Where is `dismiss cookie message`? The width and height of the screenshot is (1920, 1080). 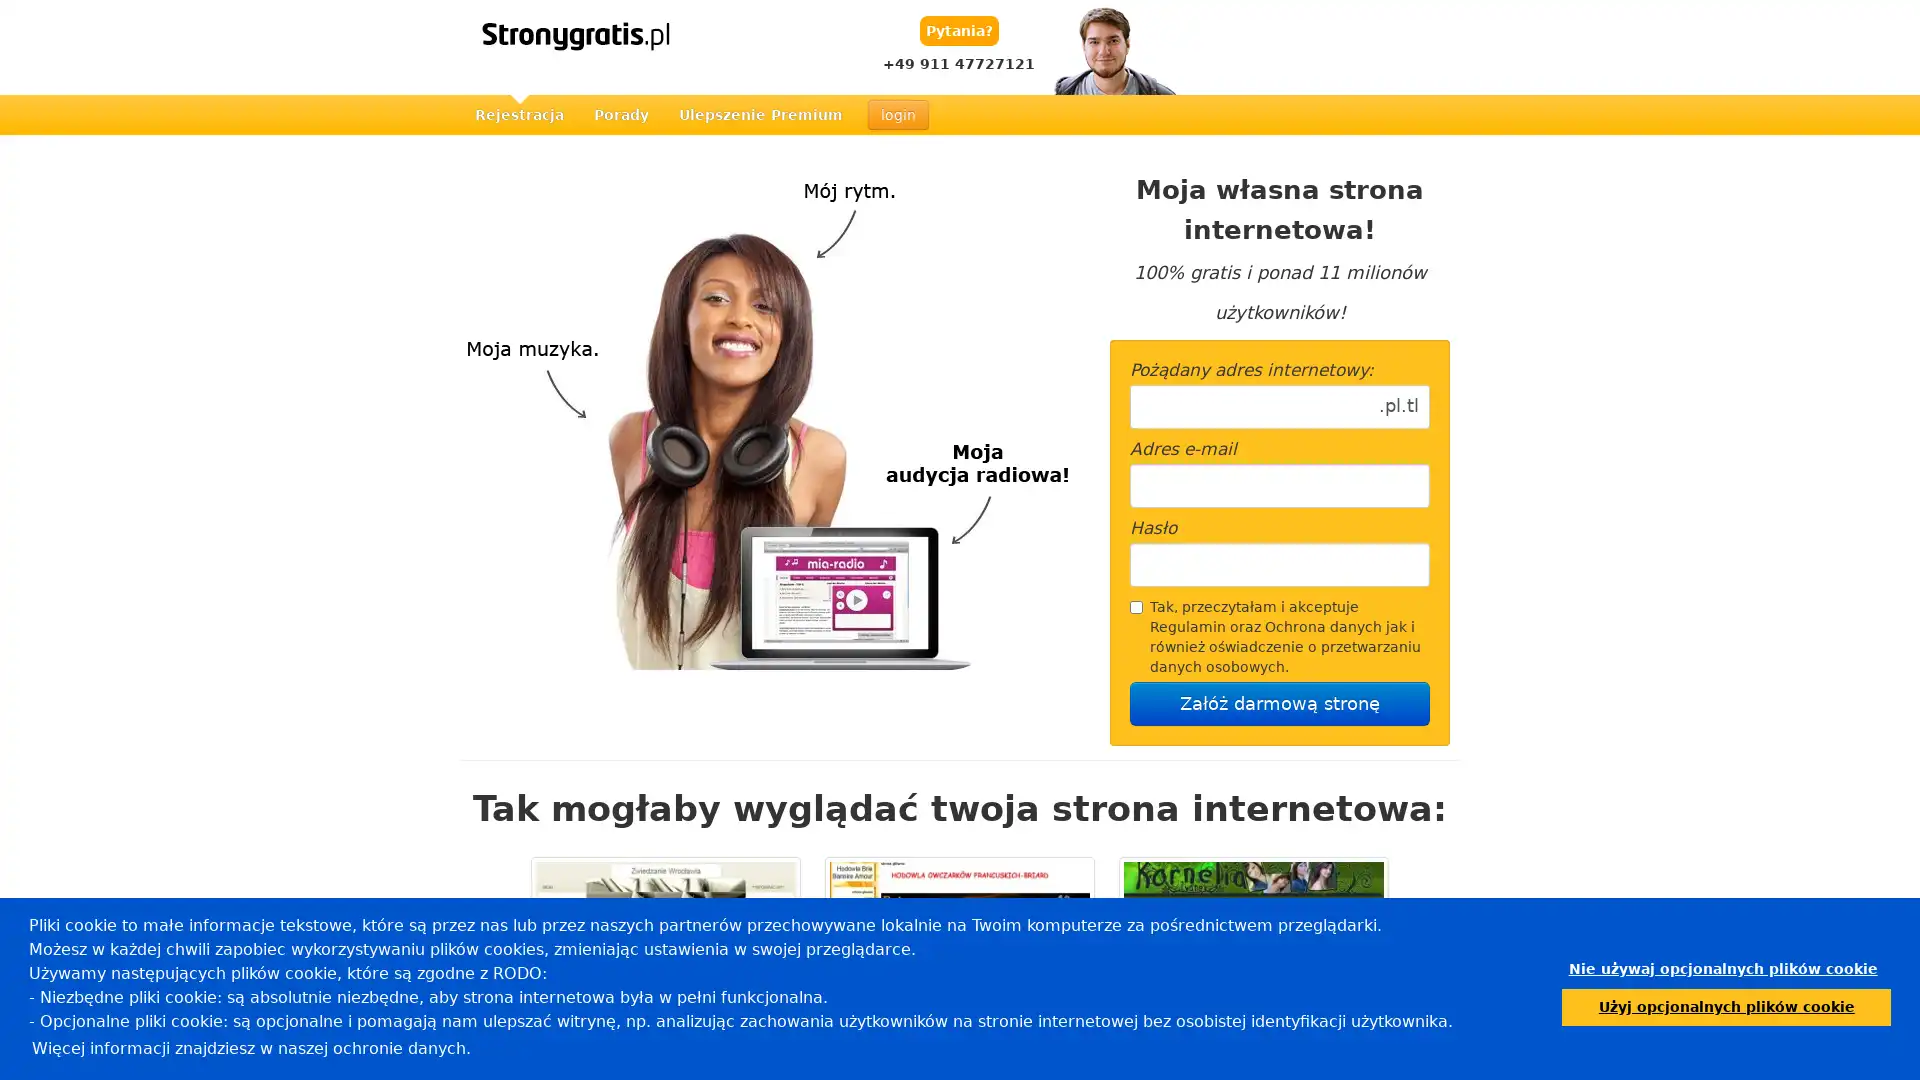
dismiss cookie message is located at coordinates (1722, 968).